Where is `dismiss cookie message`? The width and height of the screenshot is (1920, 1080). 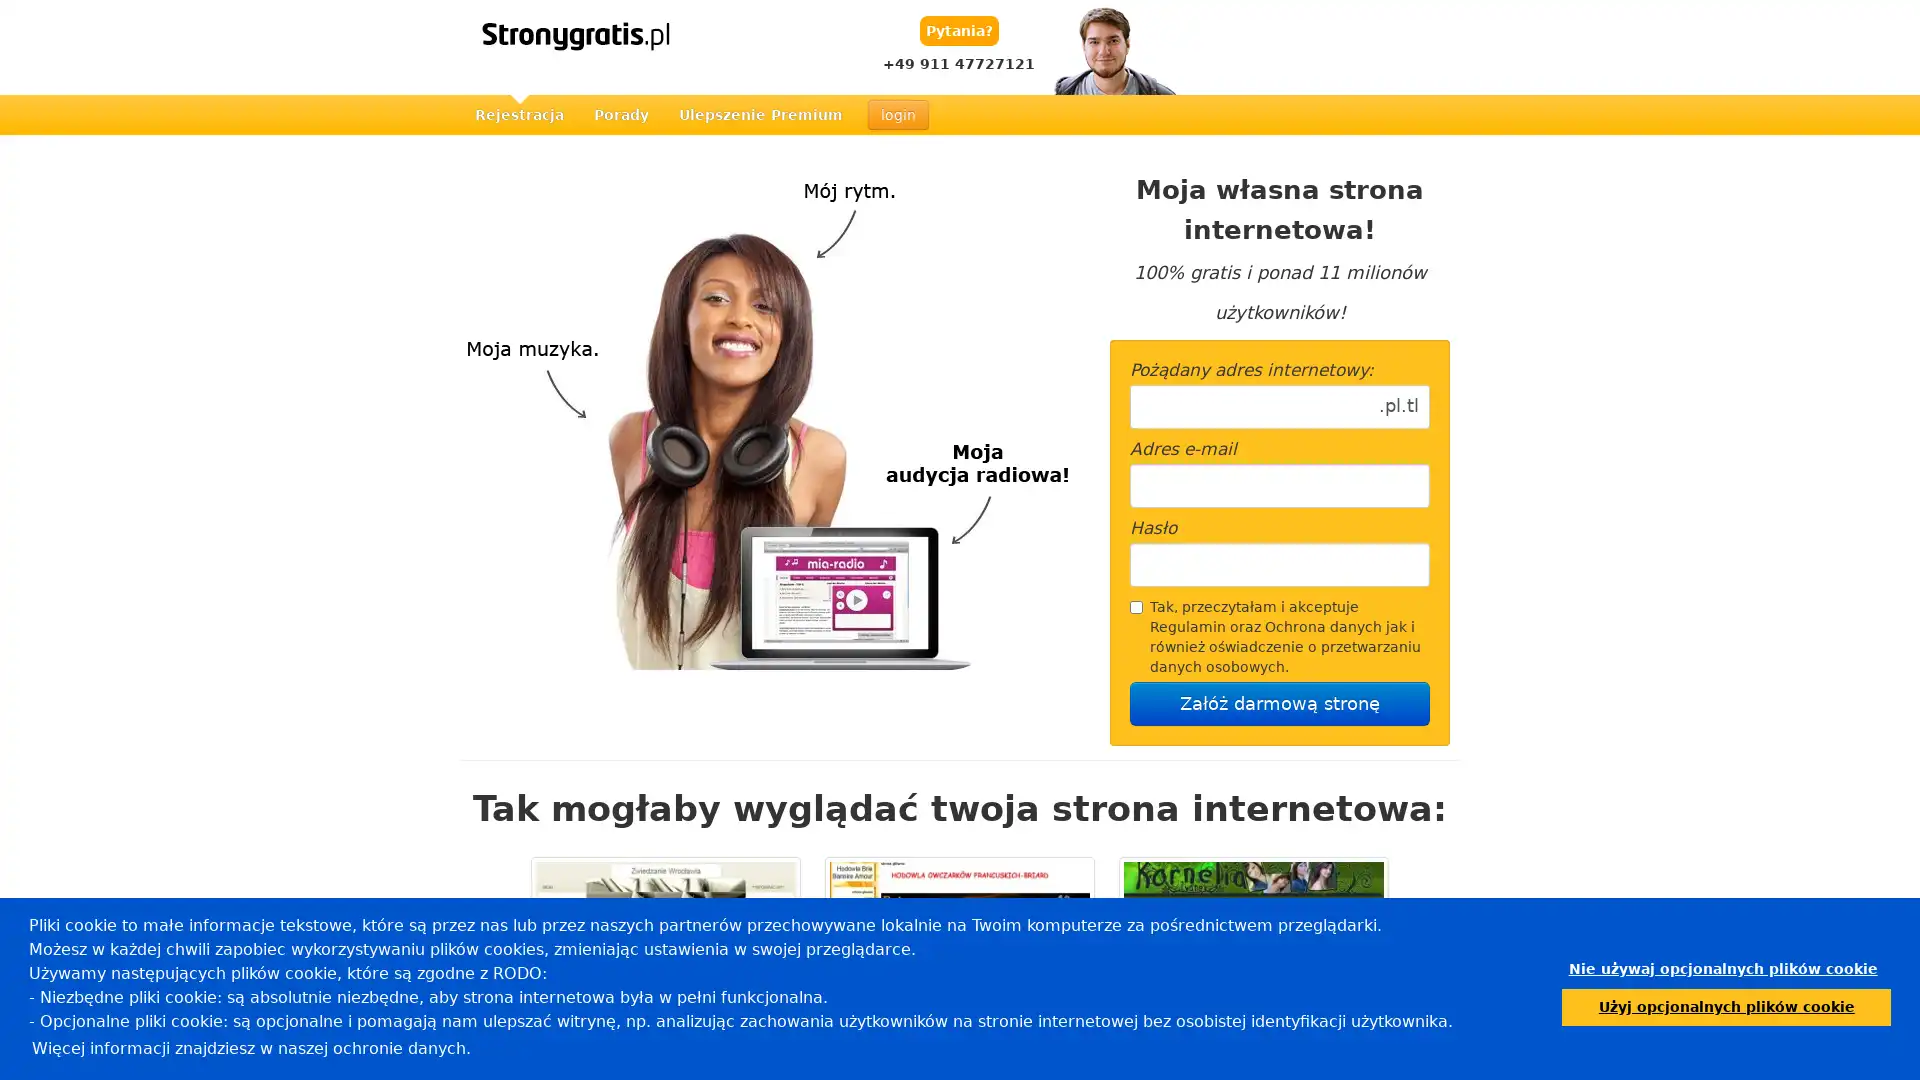
dismiss cookie message is located at coordinates (1722, 968).